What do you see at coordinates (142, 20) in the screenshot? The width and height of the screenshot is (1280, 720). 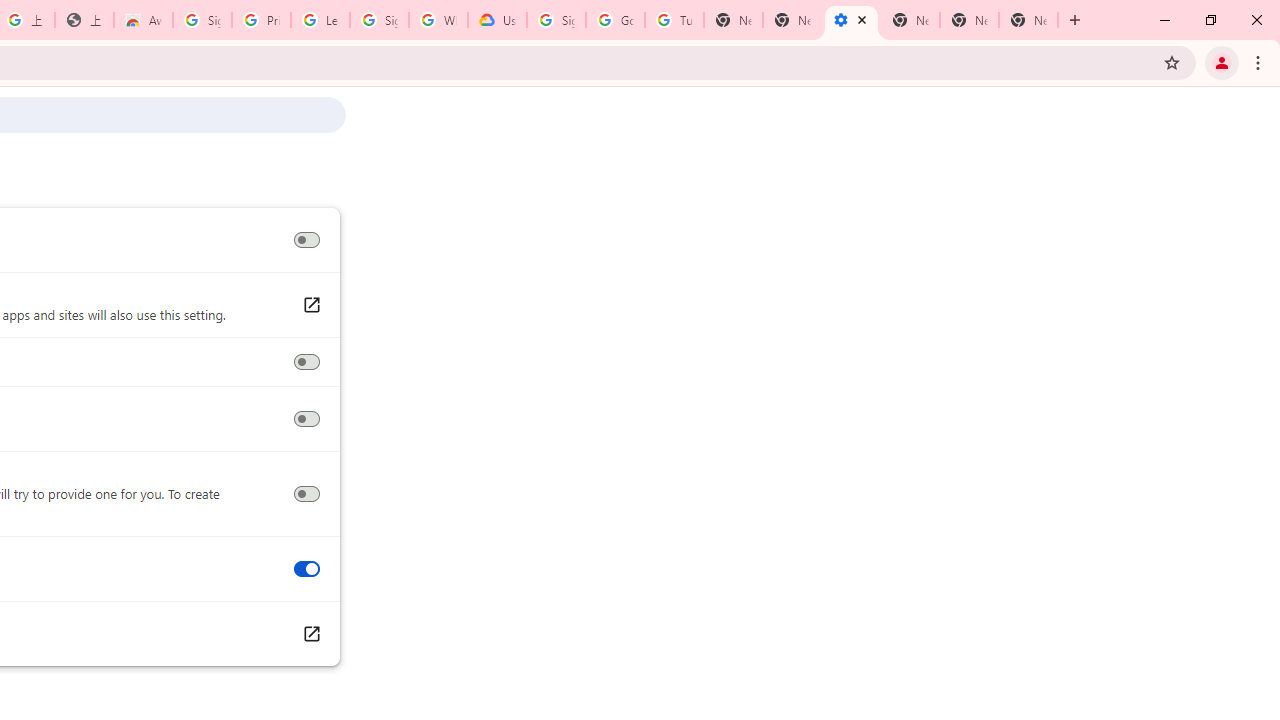 I see `'Awesome Screen Recorder & Screenshot - Chrome Web Store'` at bounding box center [142, 20].